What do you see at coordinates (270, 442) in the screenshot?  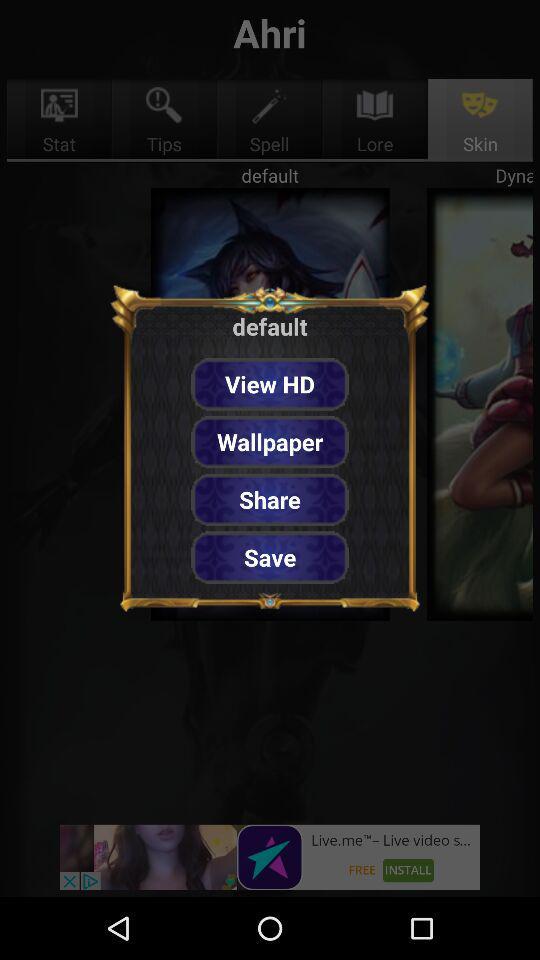 I see `the item below view hd item` at bounding box center [270, 442].